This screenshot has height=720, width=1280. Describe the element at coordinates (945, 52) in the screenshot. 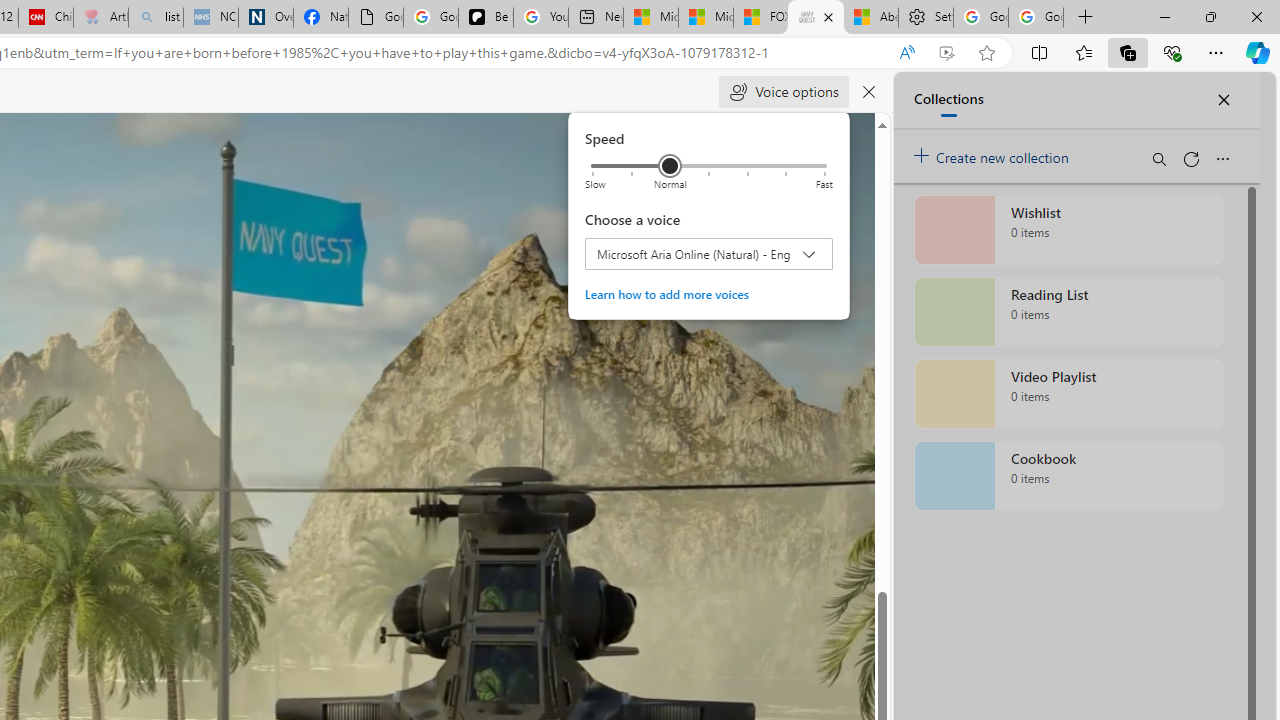

I see `'Enhance video'` at that location.